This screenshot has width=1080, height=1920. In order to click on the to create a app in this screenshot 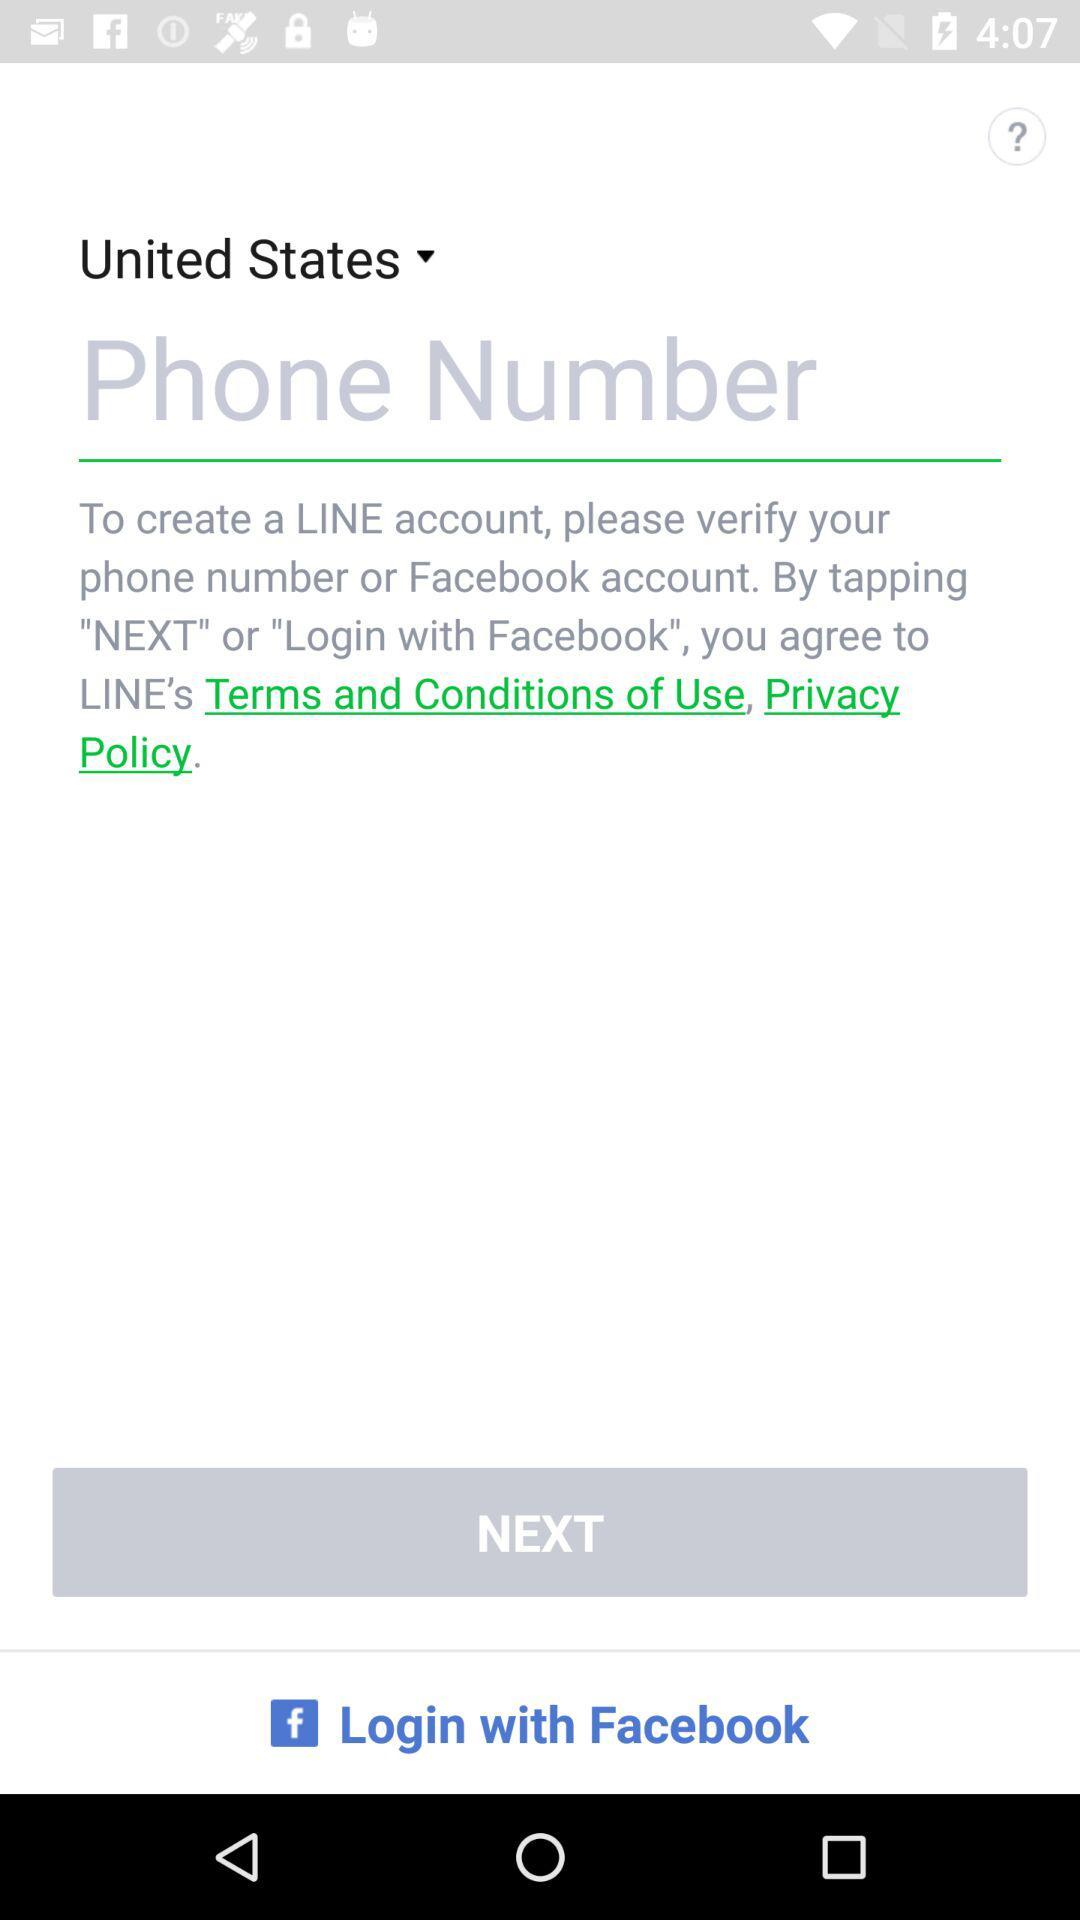, I will do `click(540, 632)`.